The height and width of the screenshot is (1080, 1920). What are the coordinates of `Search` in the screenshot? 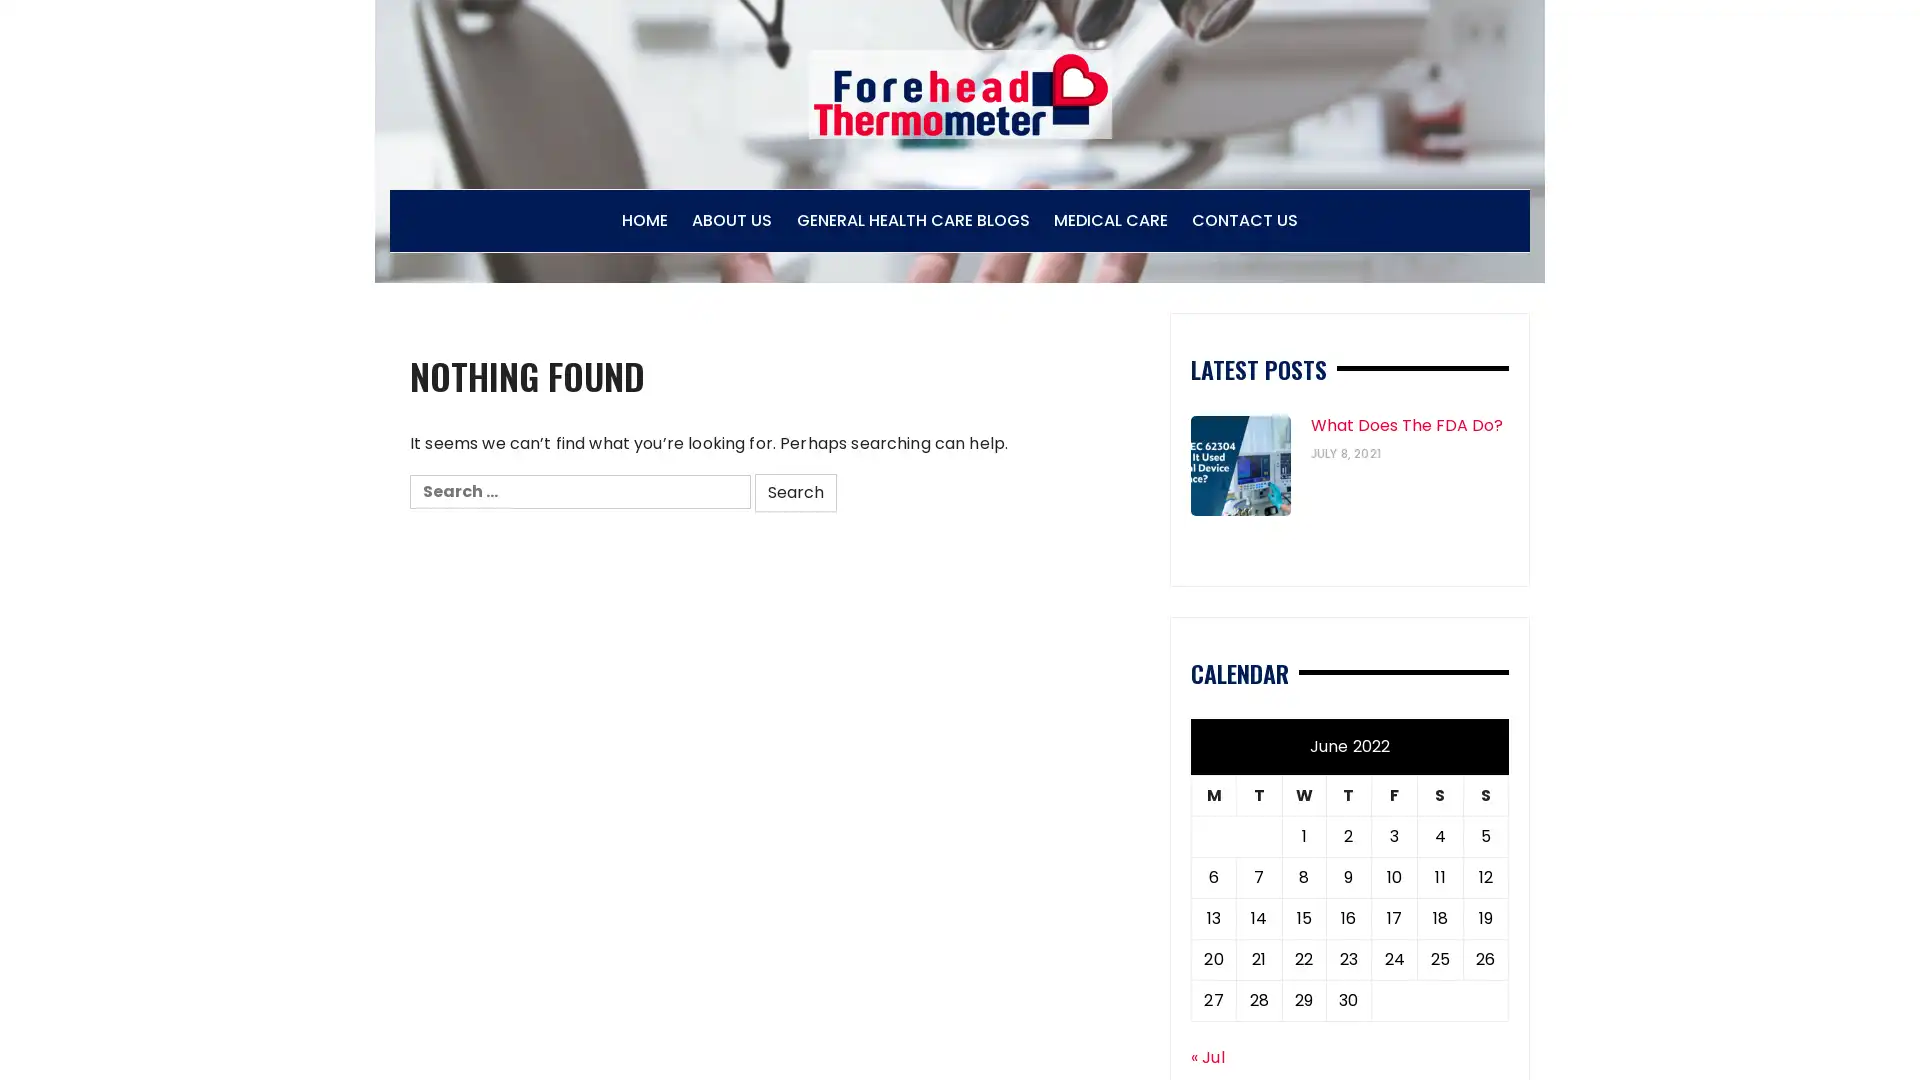 It's located at (795, 492).